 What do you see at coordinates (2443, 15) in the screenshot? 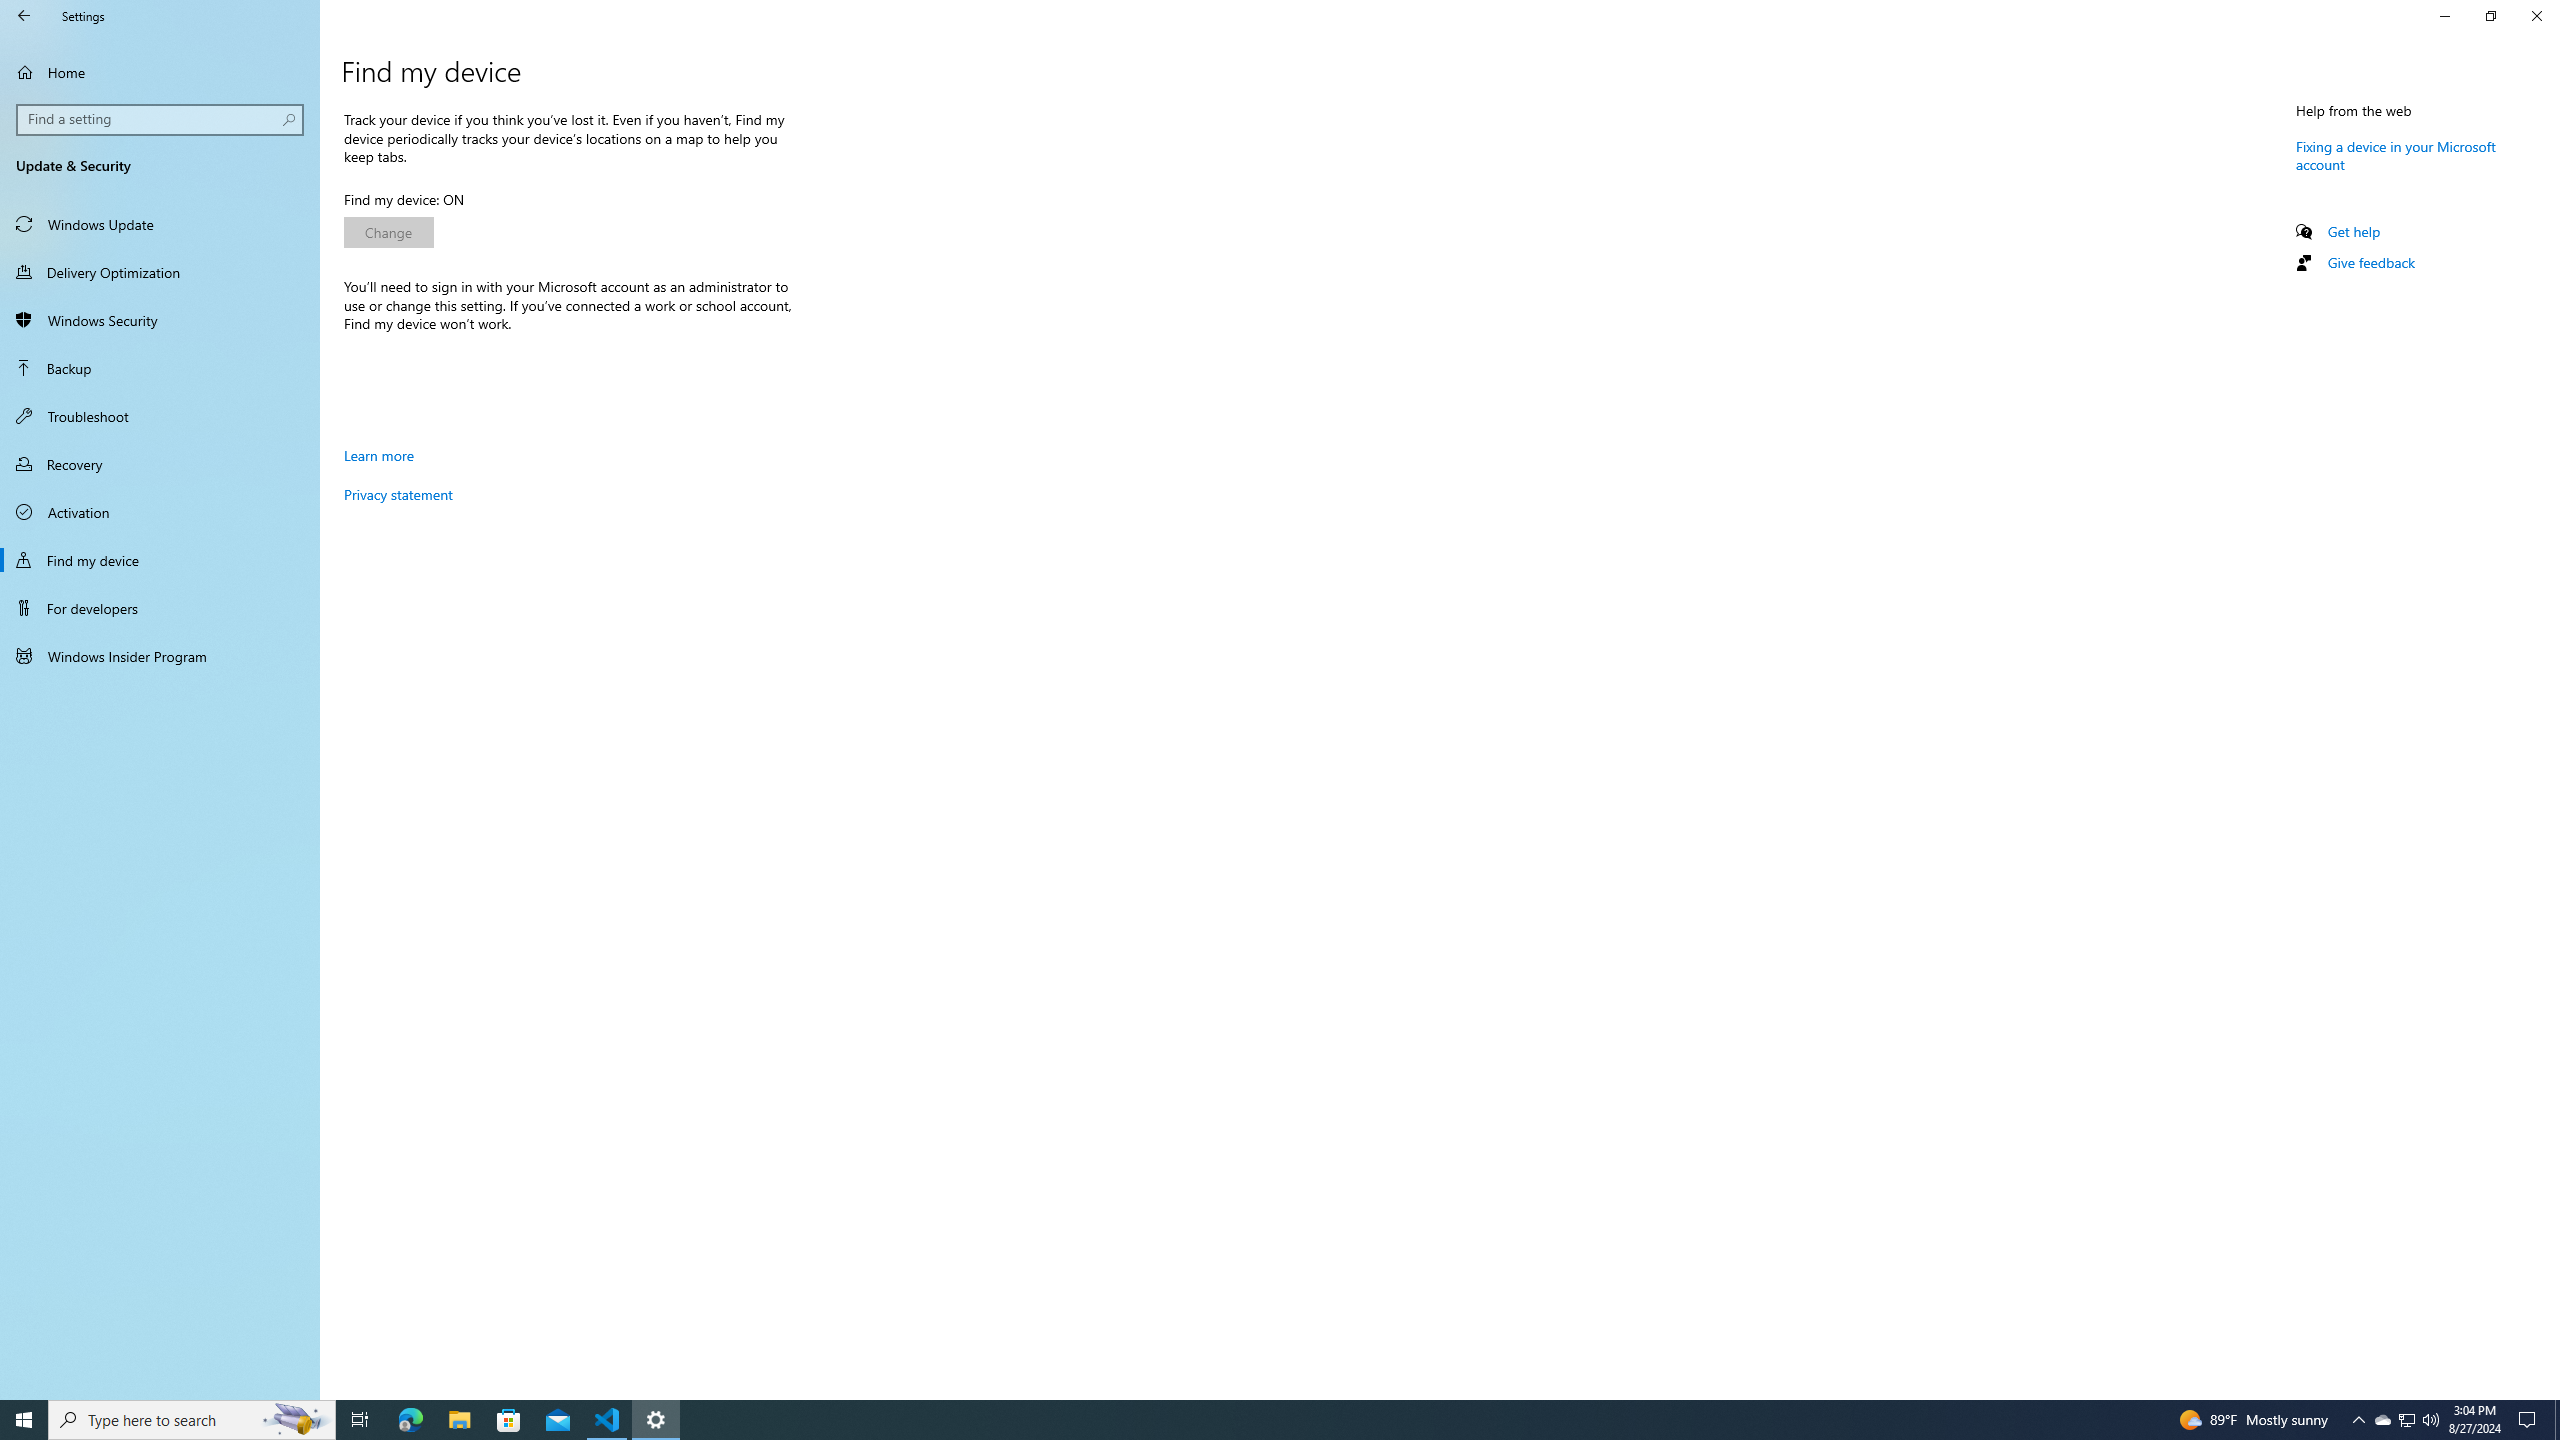
I see `'Minimize Settings'` at bounding box center [2443, 15].